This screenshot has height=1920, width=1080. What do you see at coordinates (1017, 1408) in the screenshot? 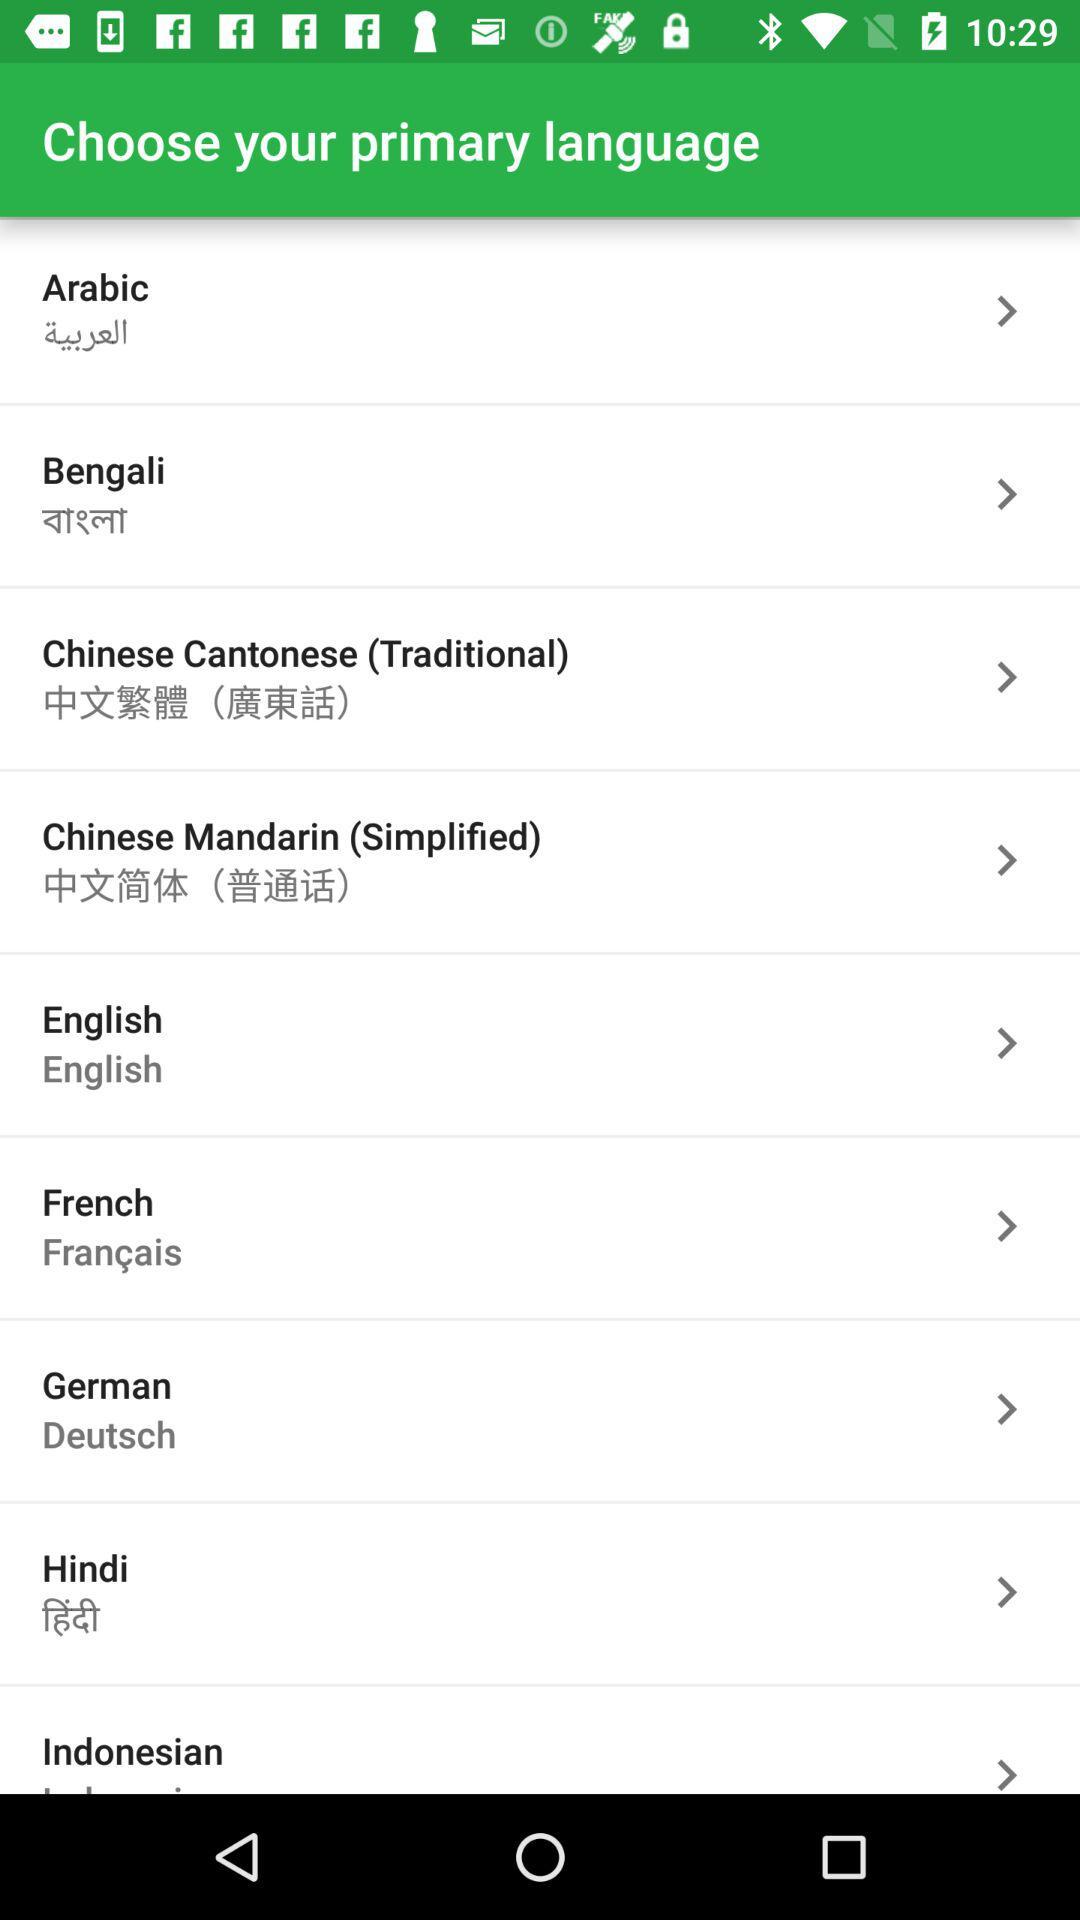
I see `german language` at bounding box center [1017, 1408].